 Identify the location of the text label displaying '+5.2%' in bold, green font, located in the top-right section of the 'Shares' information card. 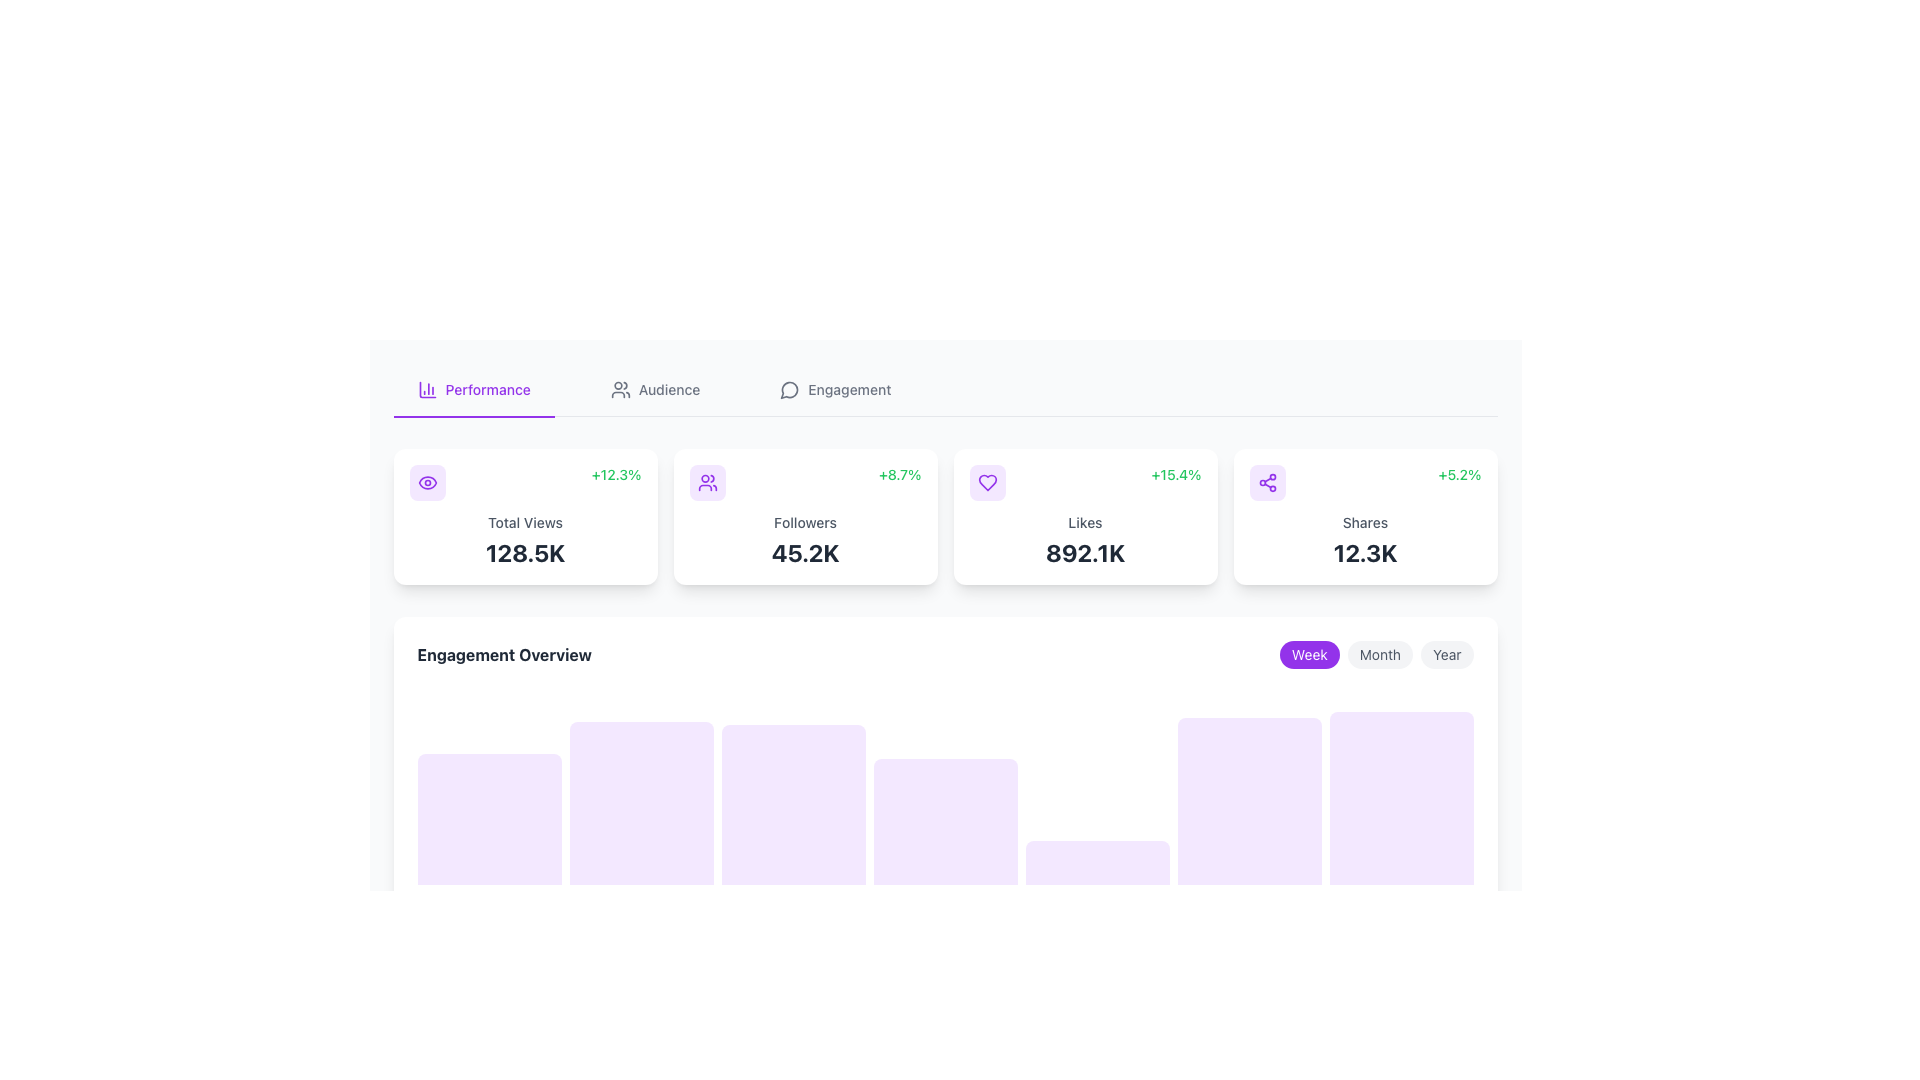
(1459, 474).